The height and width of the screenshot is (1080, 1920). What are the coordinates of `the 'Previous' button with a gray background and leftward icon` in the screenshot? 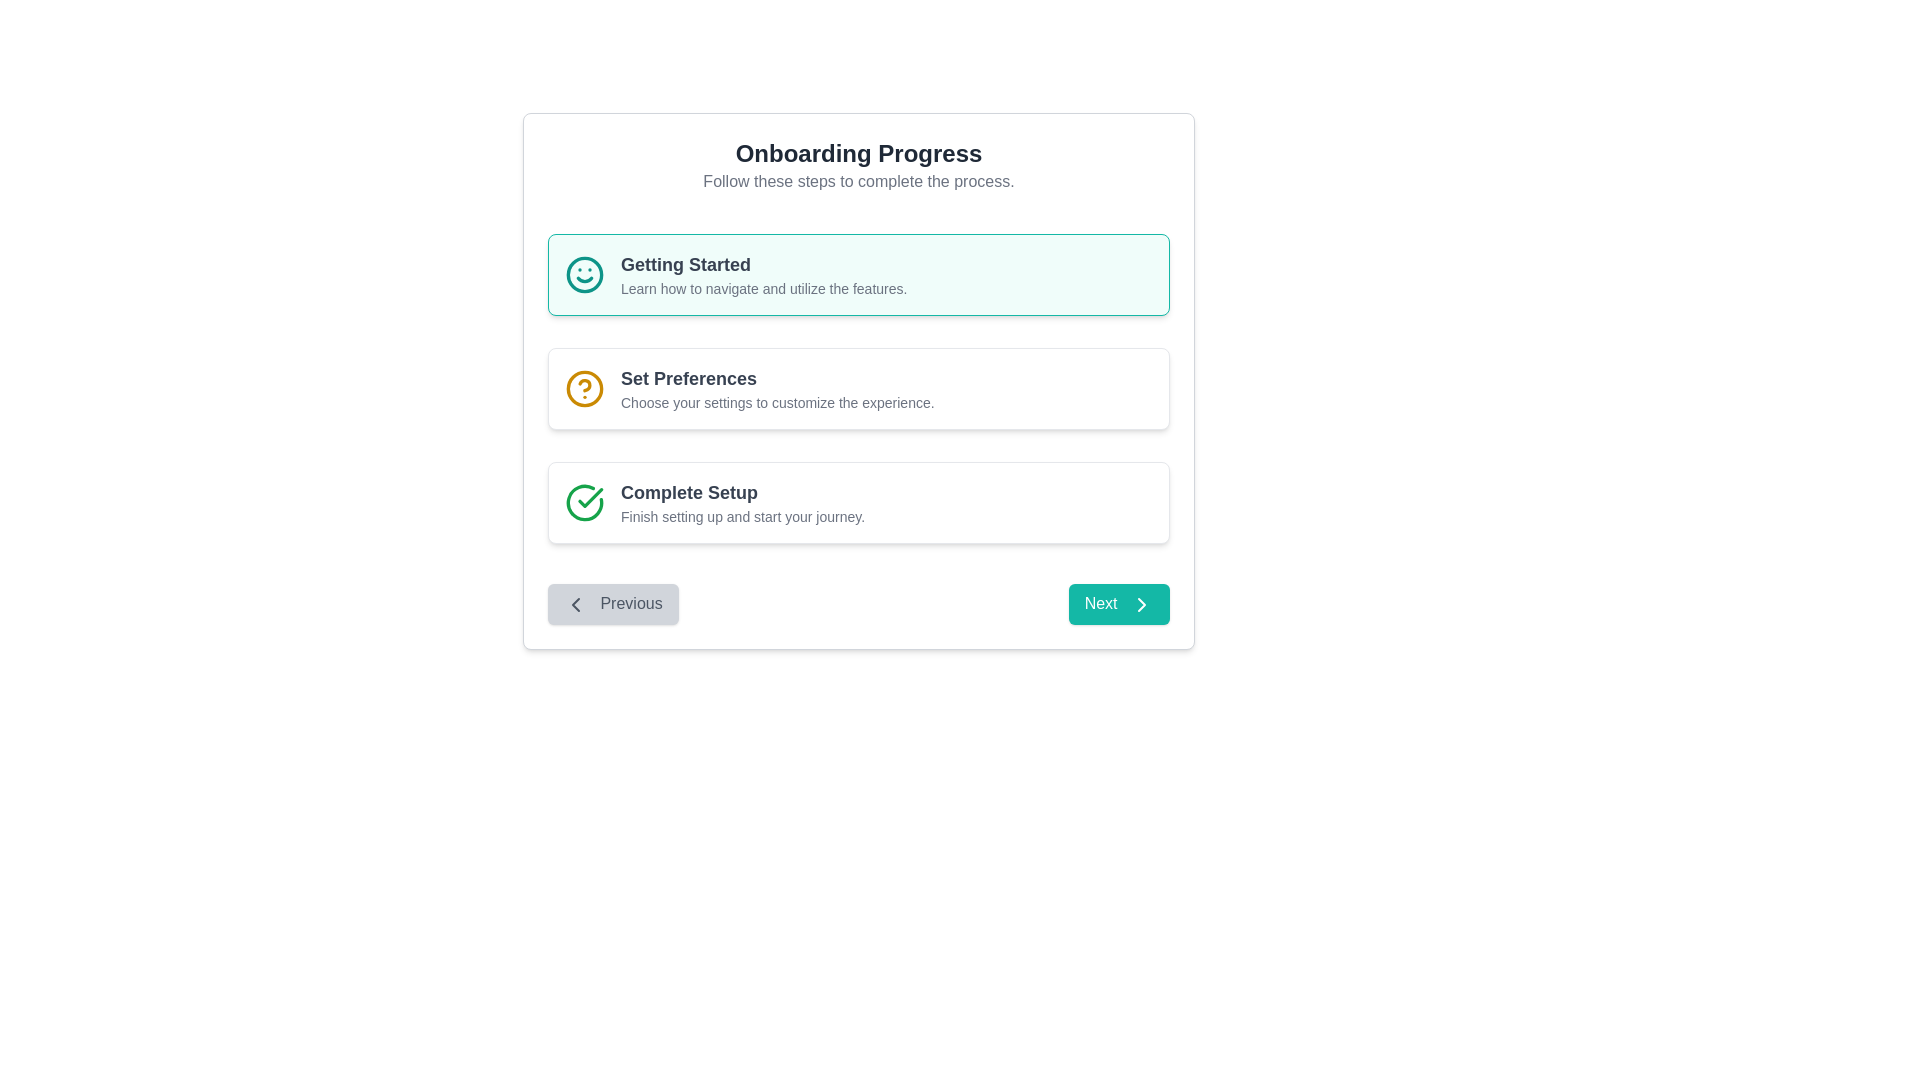 It's located at (612, 603).